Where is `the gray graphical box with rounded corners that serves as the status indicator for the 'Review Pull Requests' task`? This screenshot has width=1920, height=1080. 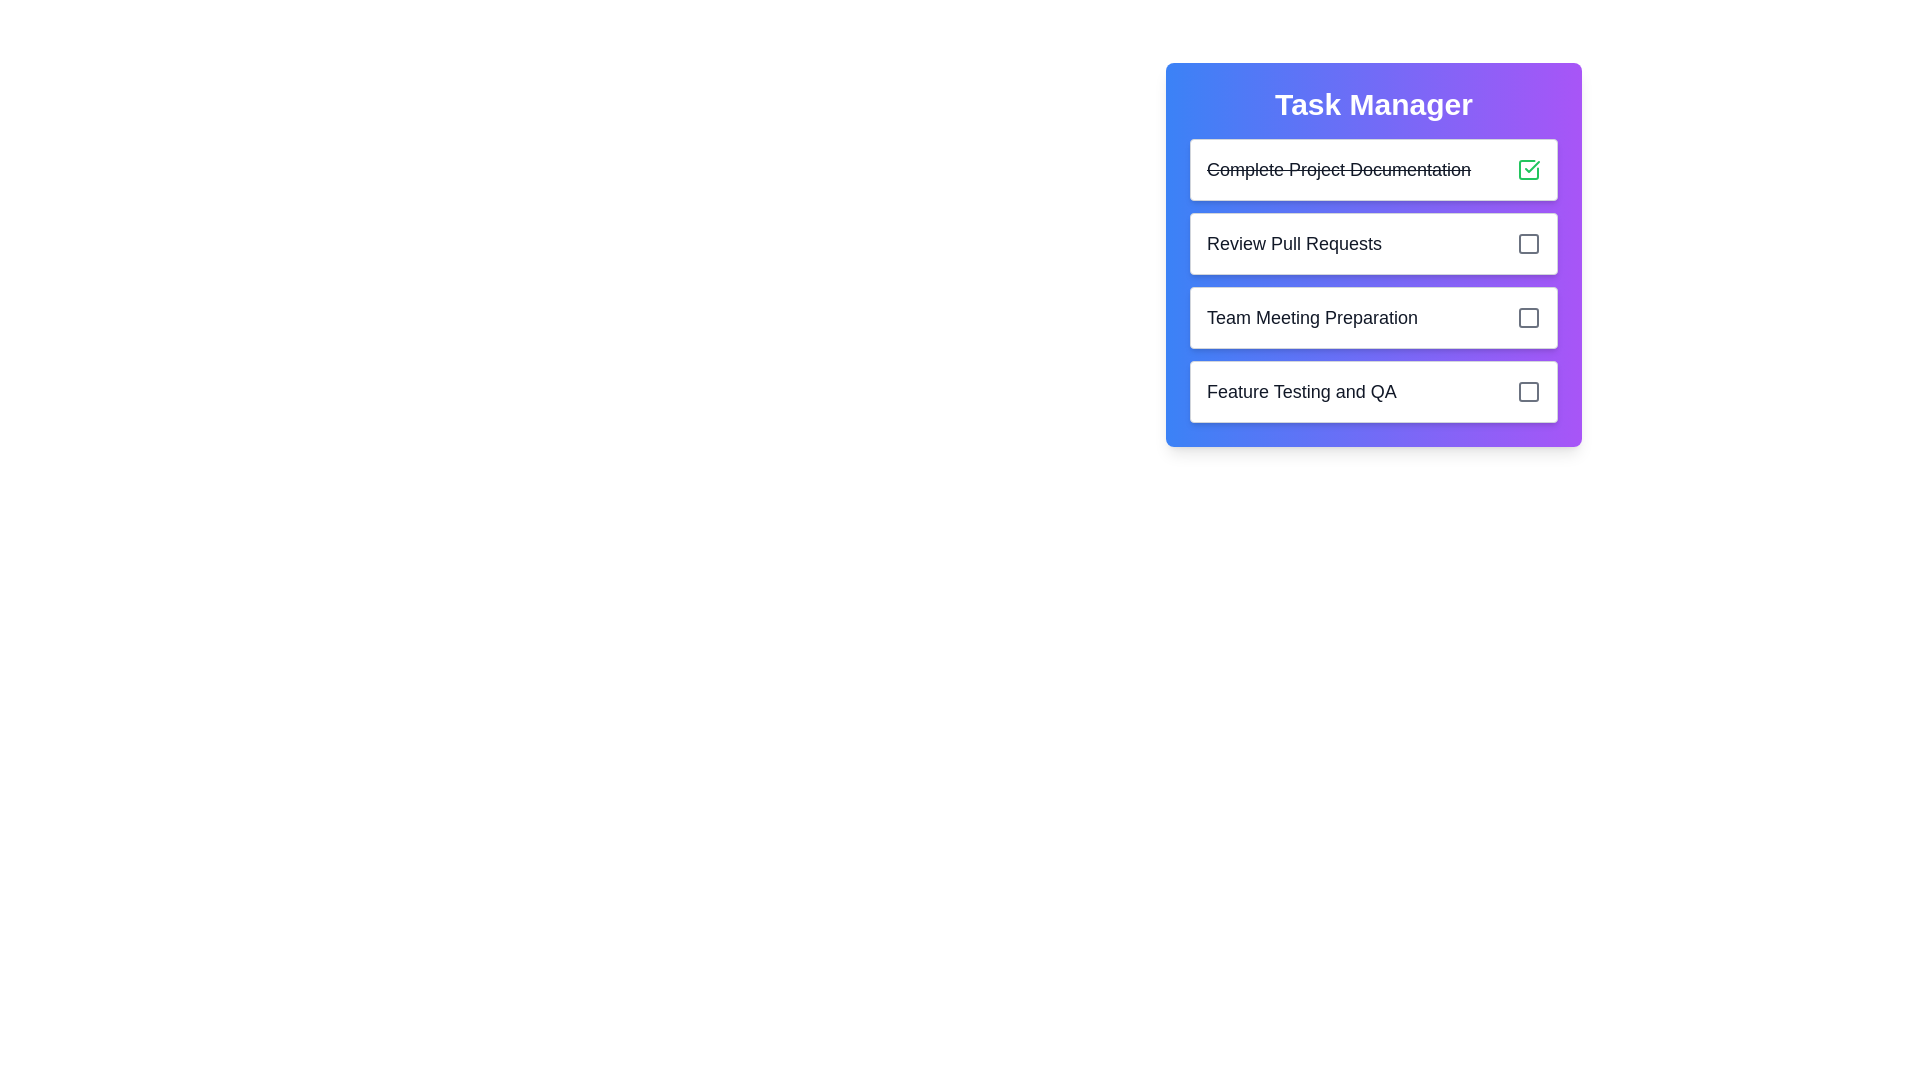 the gray graphical box with rounded corners that serves as the status indicator for the 'Review Pull Requests' task is located at coordinates (1528, 242).